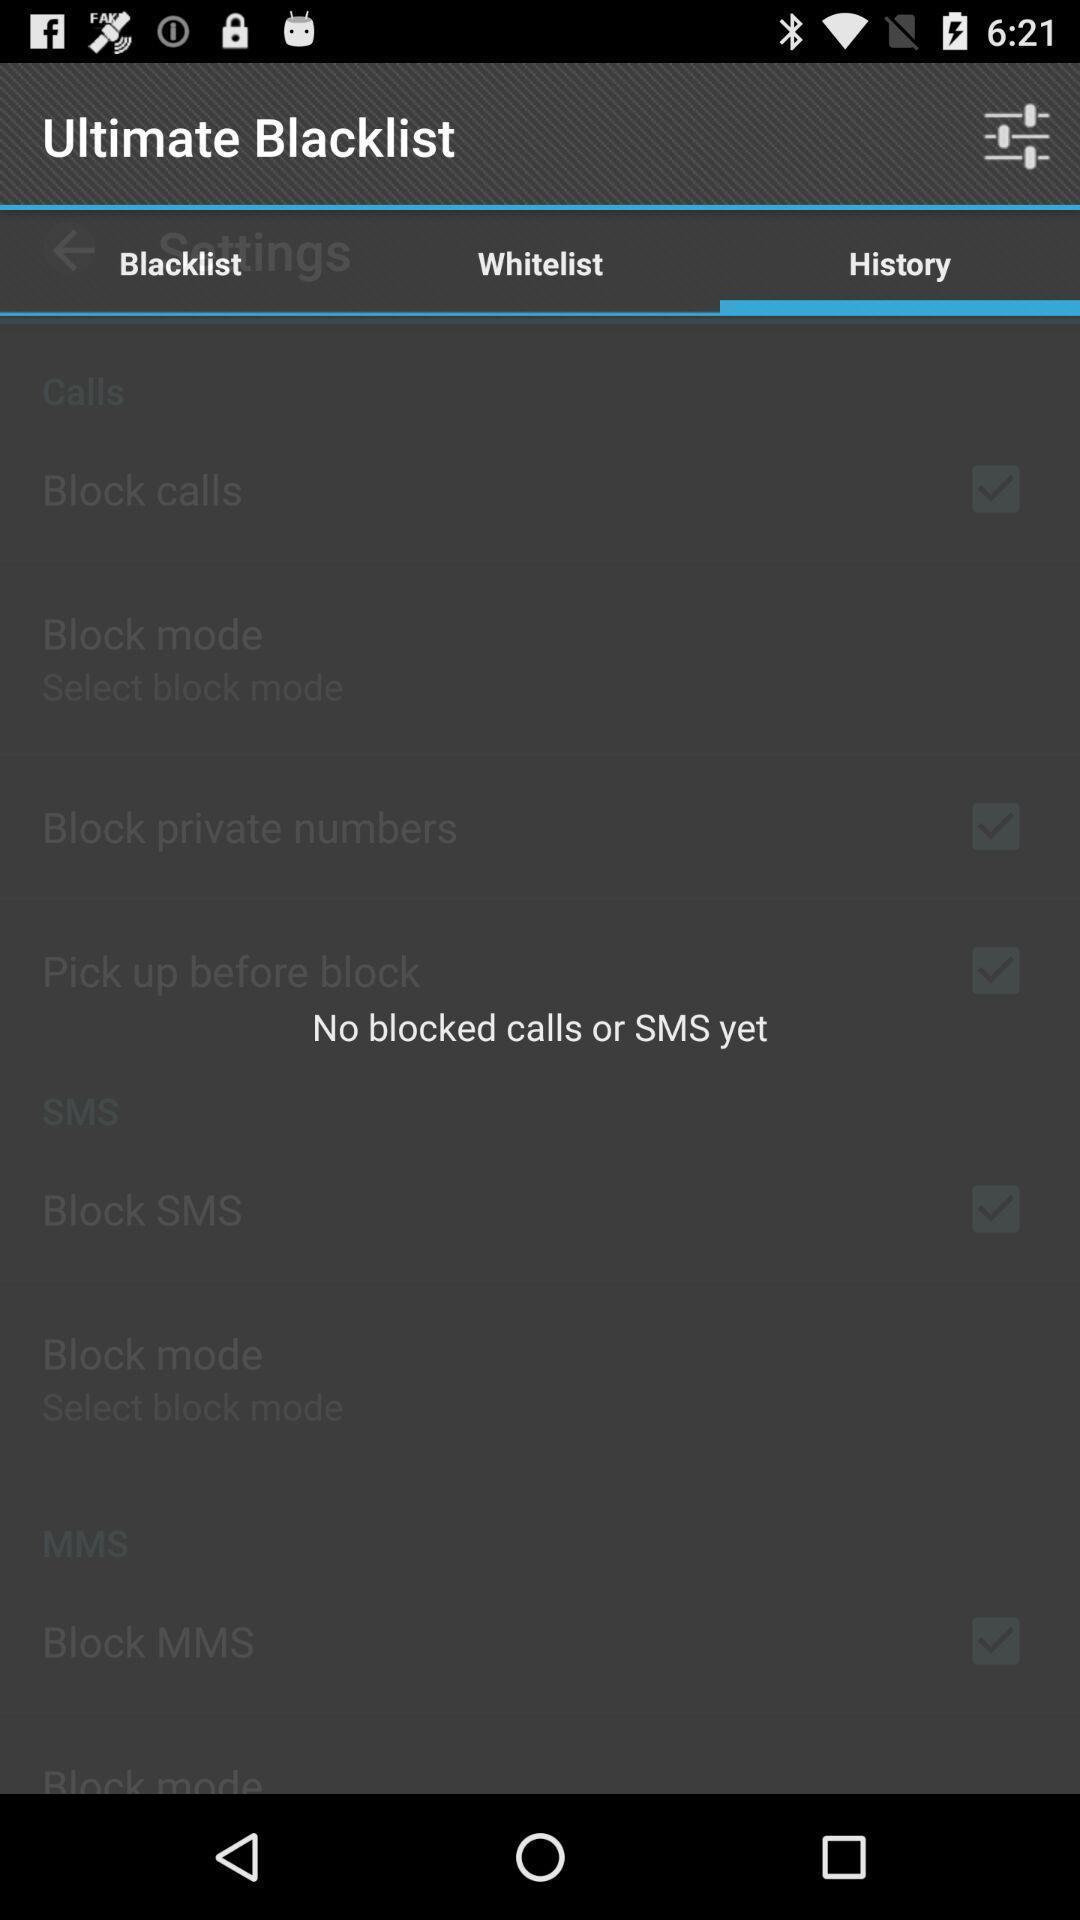 Image resolution: width=1080 pixels, height=1920 pixels. Describe the element at coordinates (1017, 135) in the screenshot. I see `the item to the right of whitelist` at that location.